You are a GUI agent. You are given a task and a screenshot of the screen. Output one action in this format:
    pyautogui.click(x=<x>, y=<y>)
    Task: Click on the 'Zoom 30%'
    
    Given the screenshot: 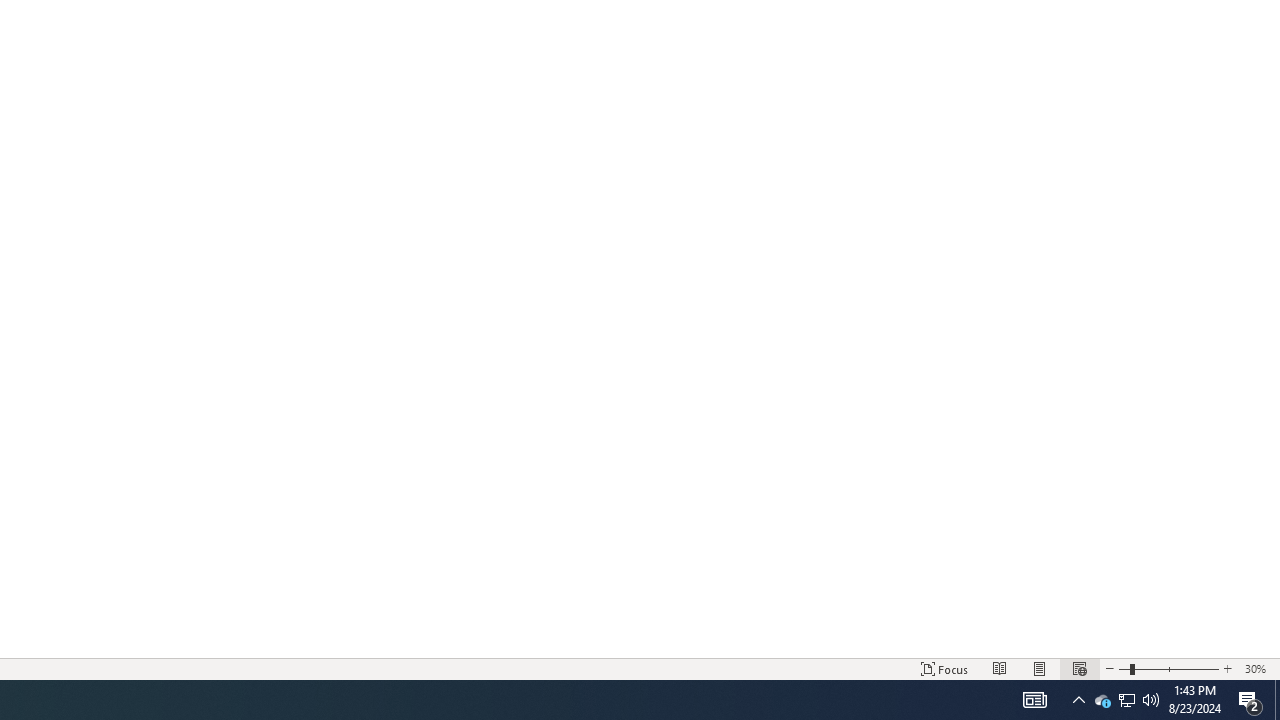 What is the action you would take?
    pyautogui.click(x=1257, y=669)
    